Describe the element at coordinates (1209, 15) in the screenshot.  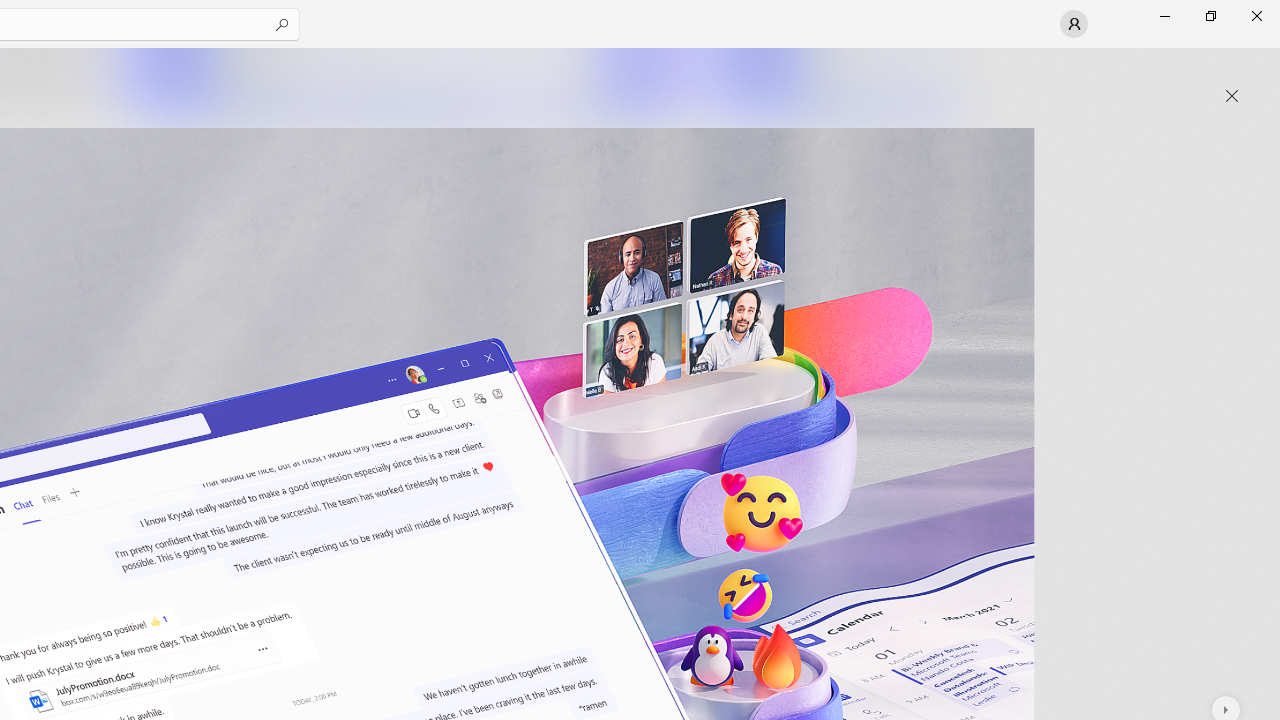
I see `'Restore Microsoft Store'` at that location.